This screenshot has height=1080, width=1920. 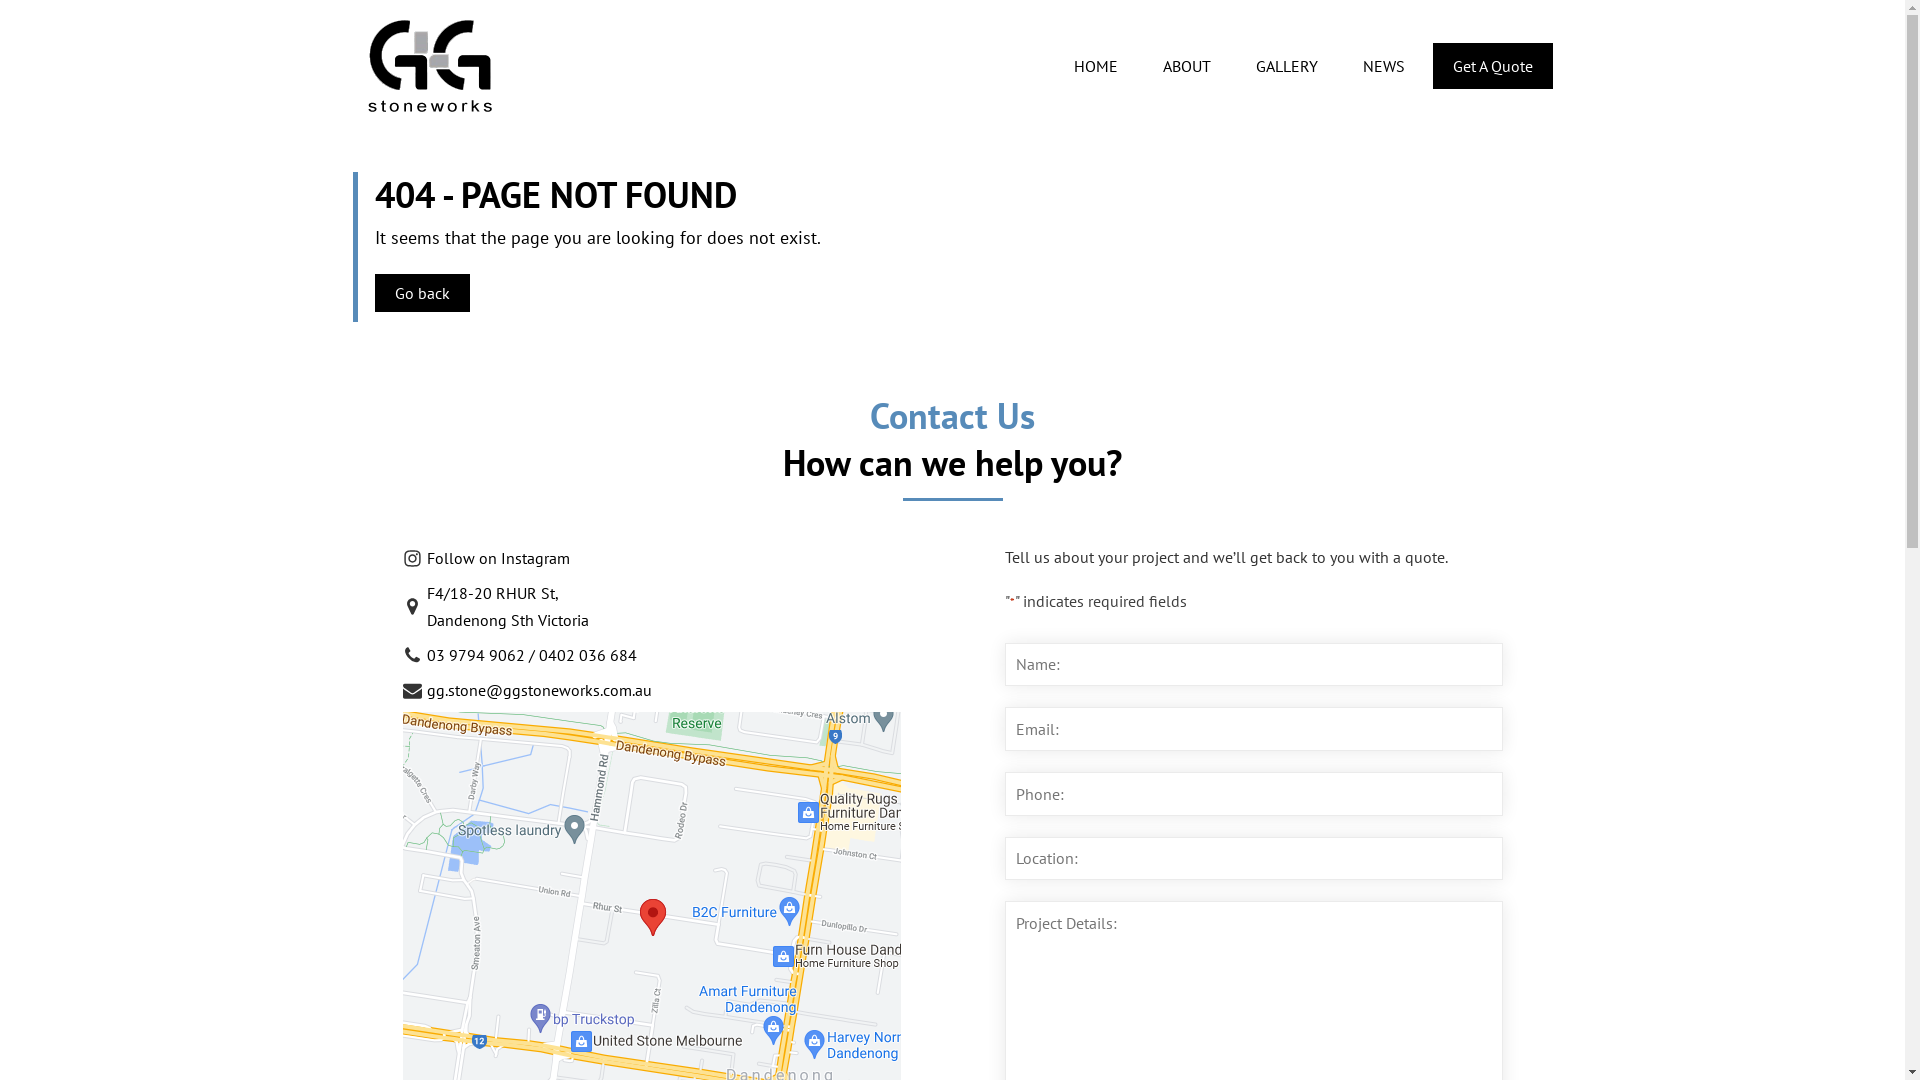 What do you see at coordinates (474, 655) in the screenshot?
I see `'03 9794 9062'` at bounding box center [474, 655].